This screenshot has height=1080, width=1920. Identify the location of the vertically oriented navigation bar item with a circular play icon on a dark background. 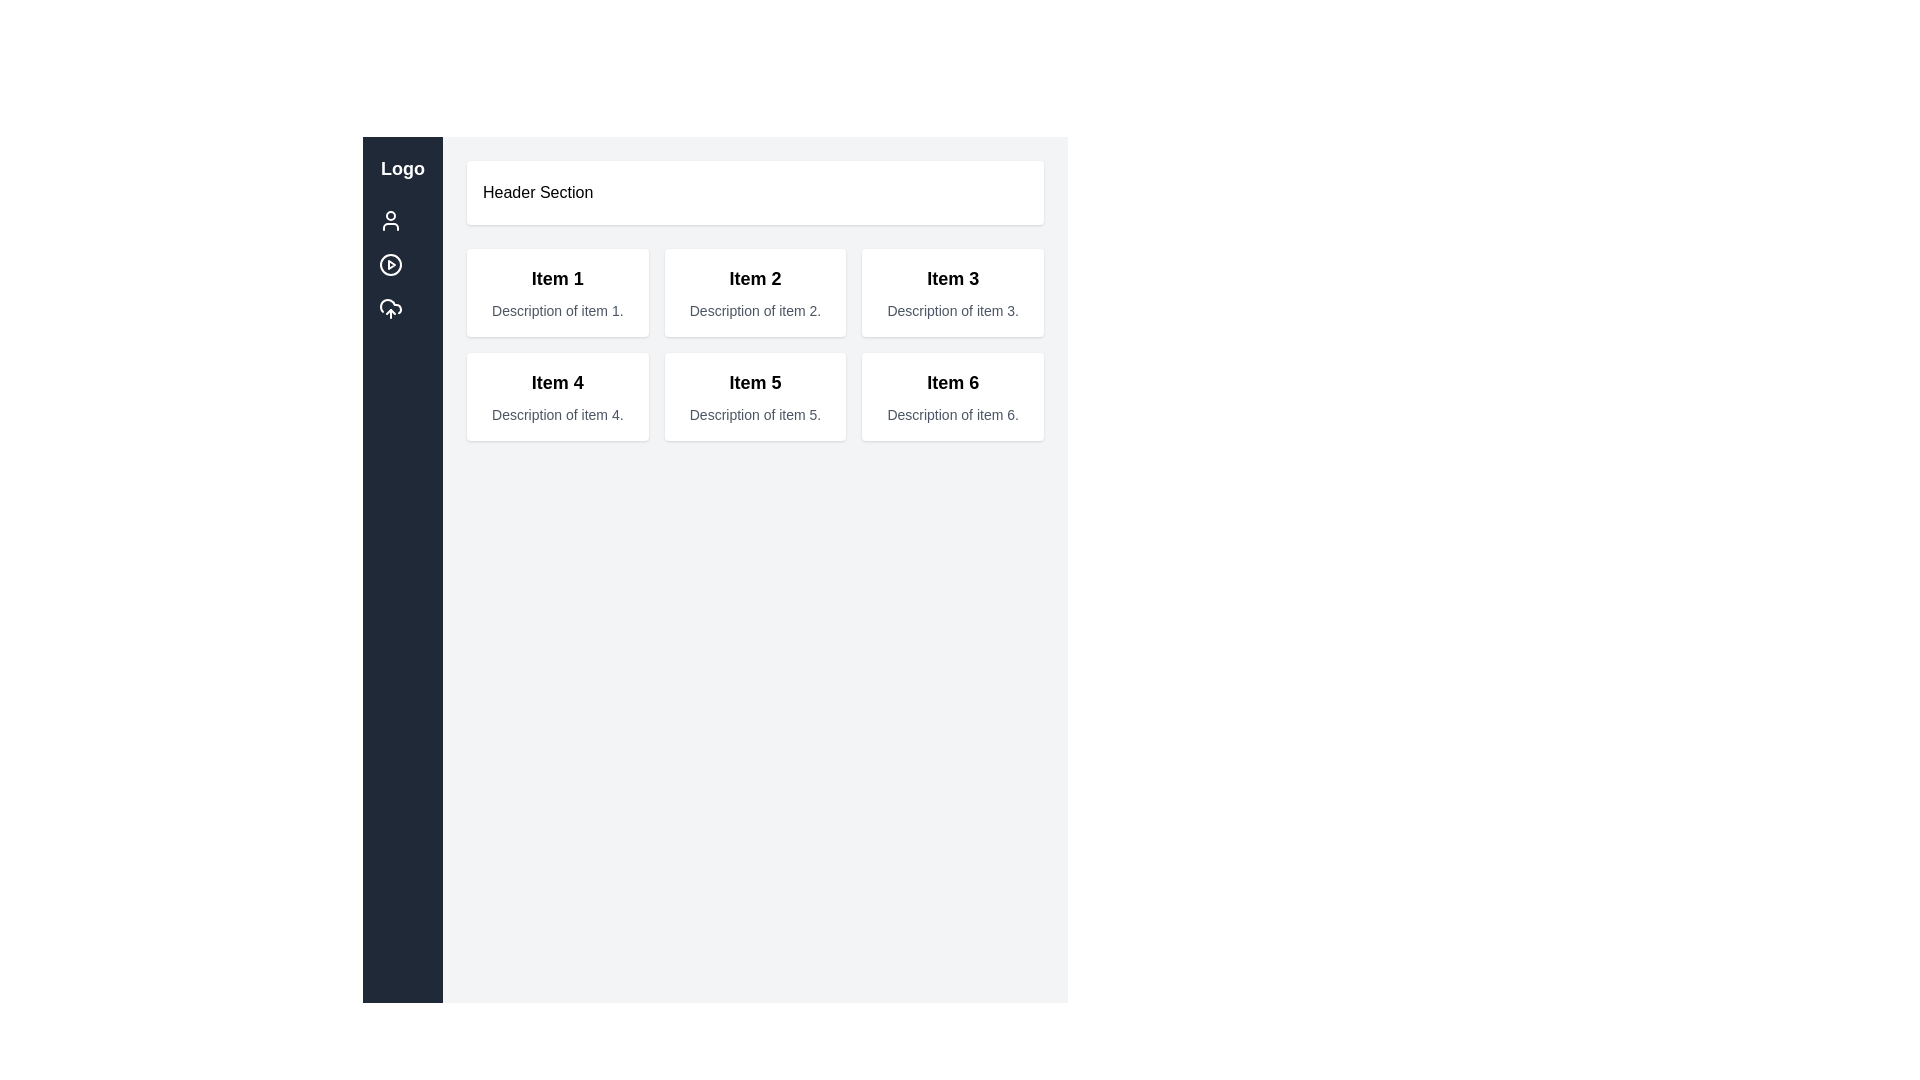
(402, 264).